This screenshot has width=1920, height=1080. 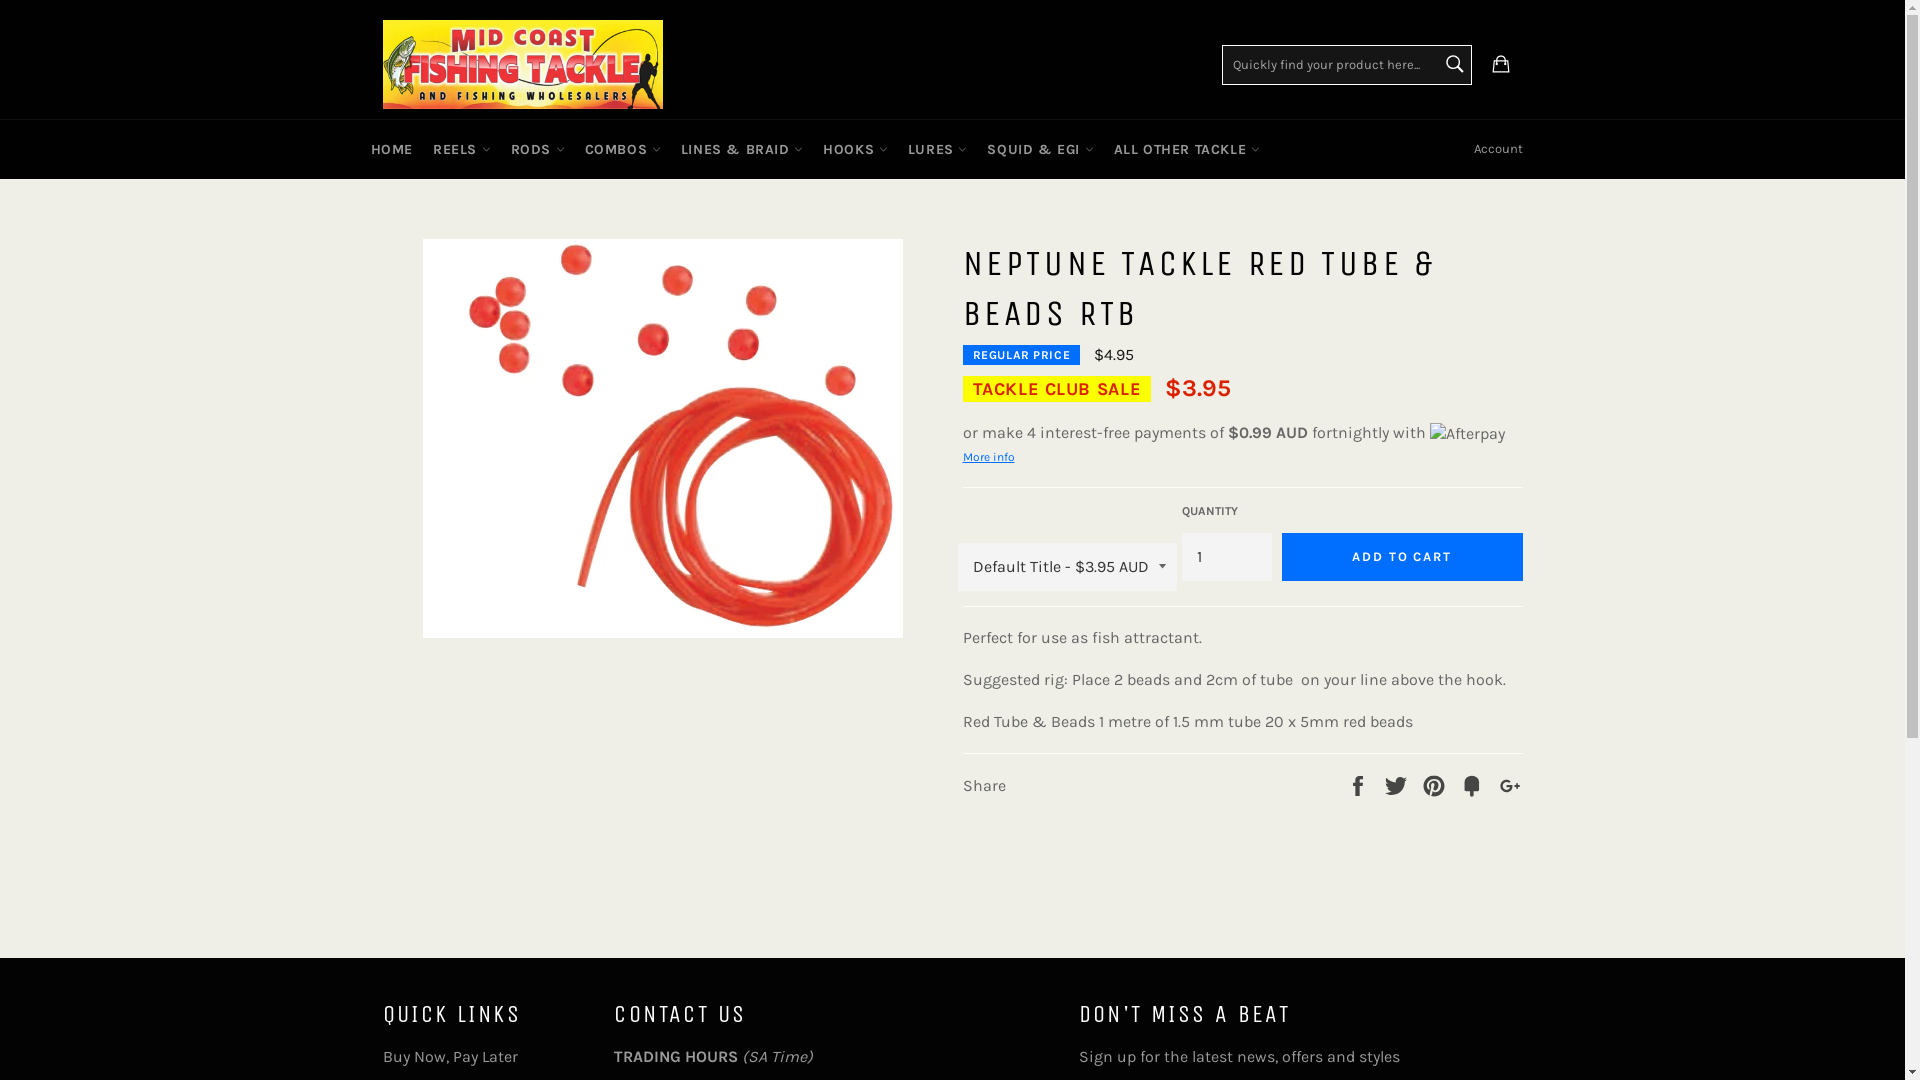 I want to click on 'ADD TO CART', so click(x=1281, y=556).